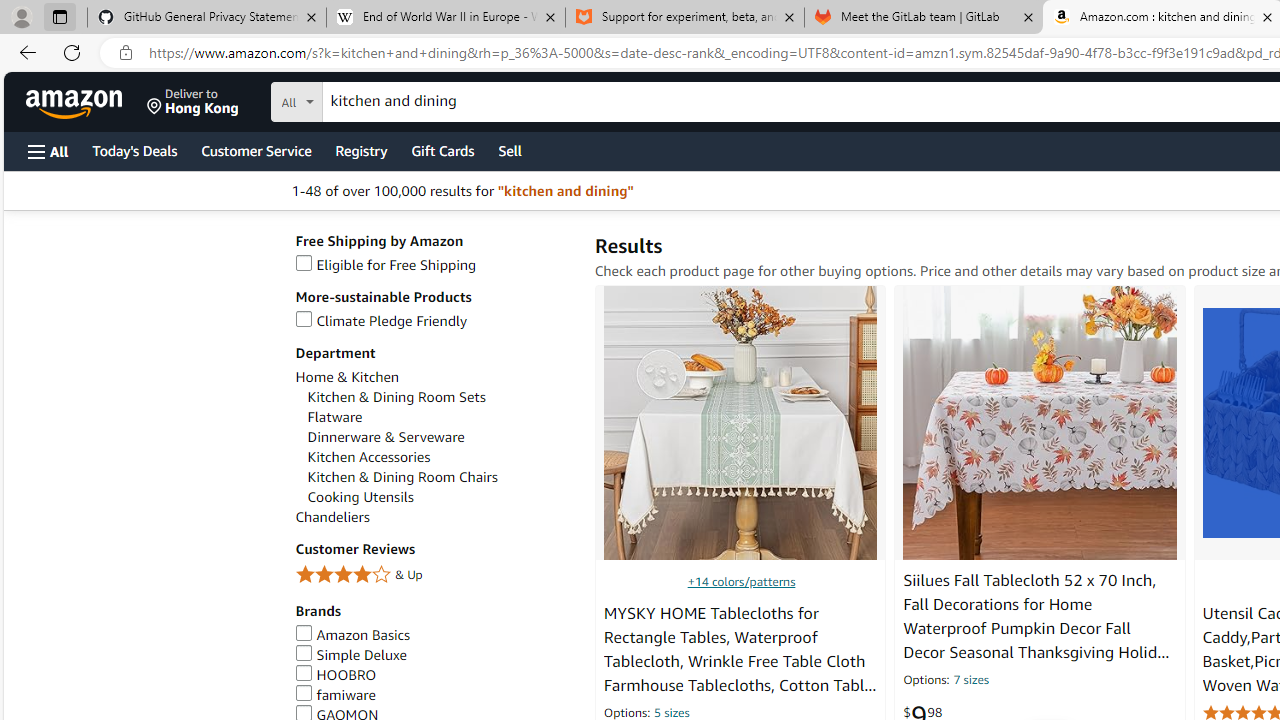 The width and height of the screenshot is (1280, 720). Describe the element at coordinates (48, 150) in the screenshot. I see `'Open Menu'` at that location.